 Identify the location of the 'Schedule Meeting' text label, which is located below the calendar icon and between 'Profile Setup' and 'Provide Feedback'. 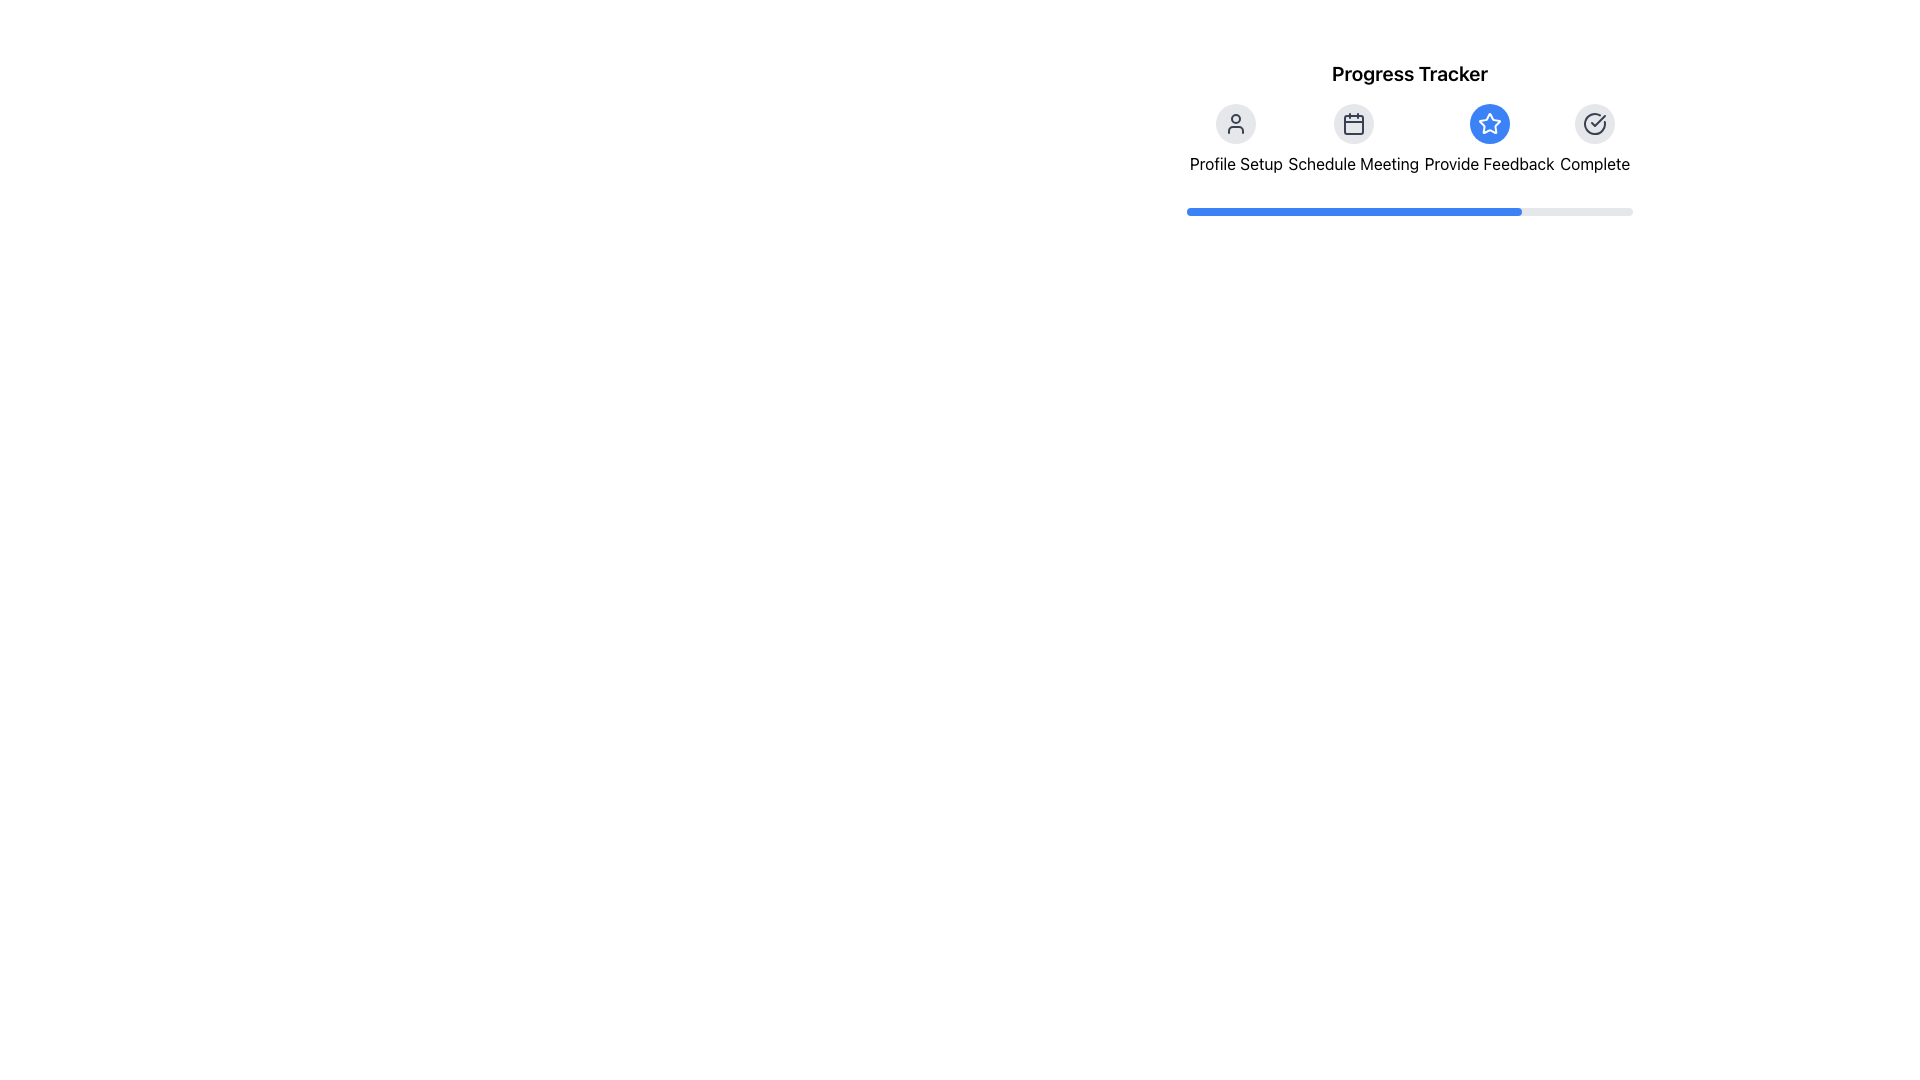
(1353, 163).